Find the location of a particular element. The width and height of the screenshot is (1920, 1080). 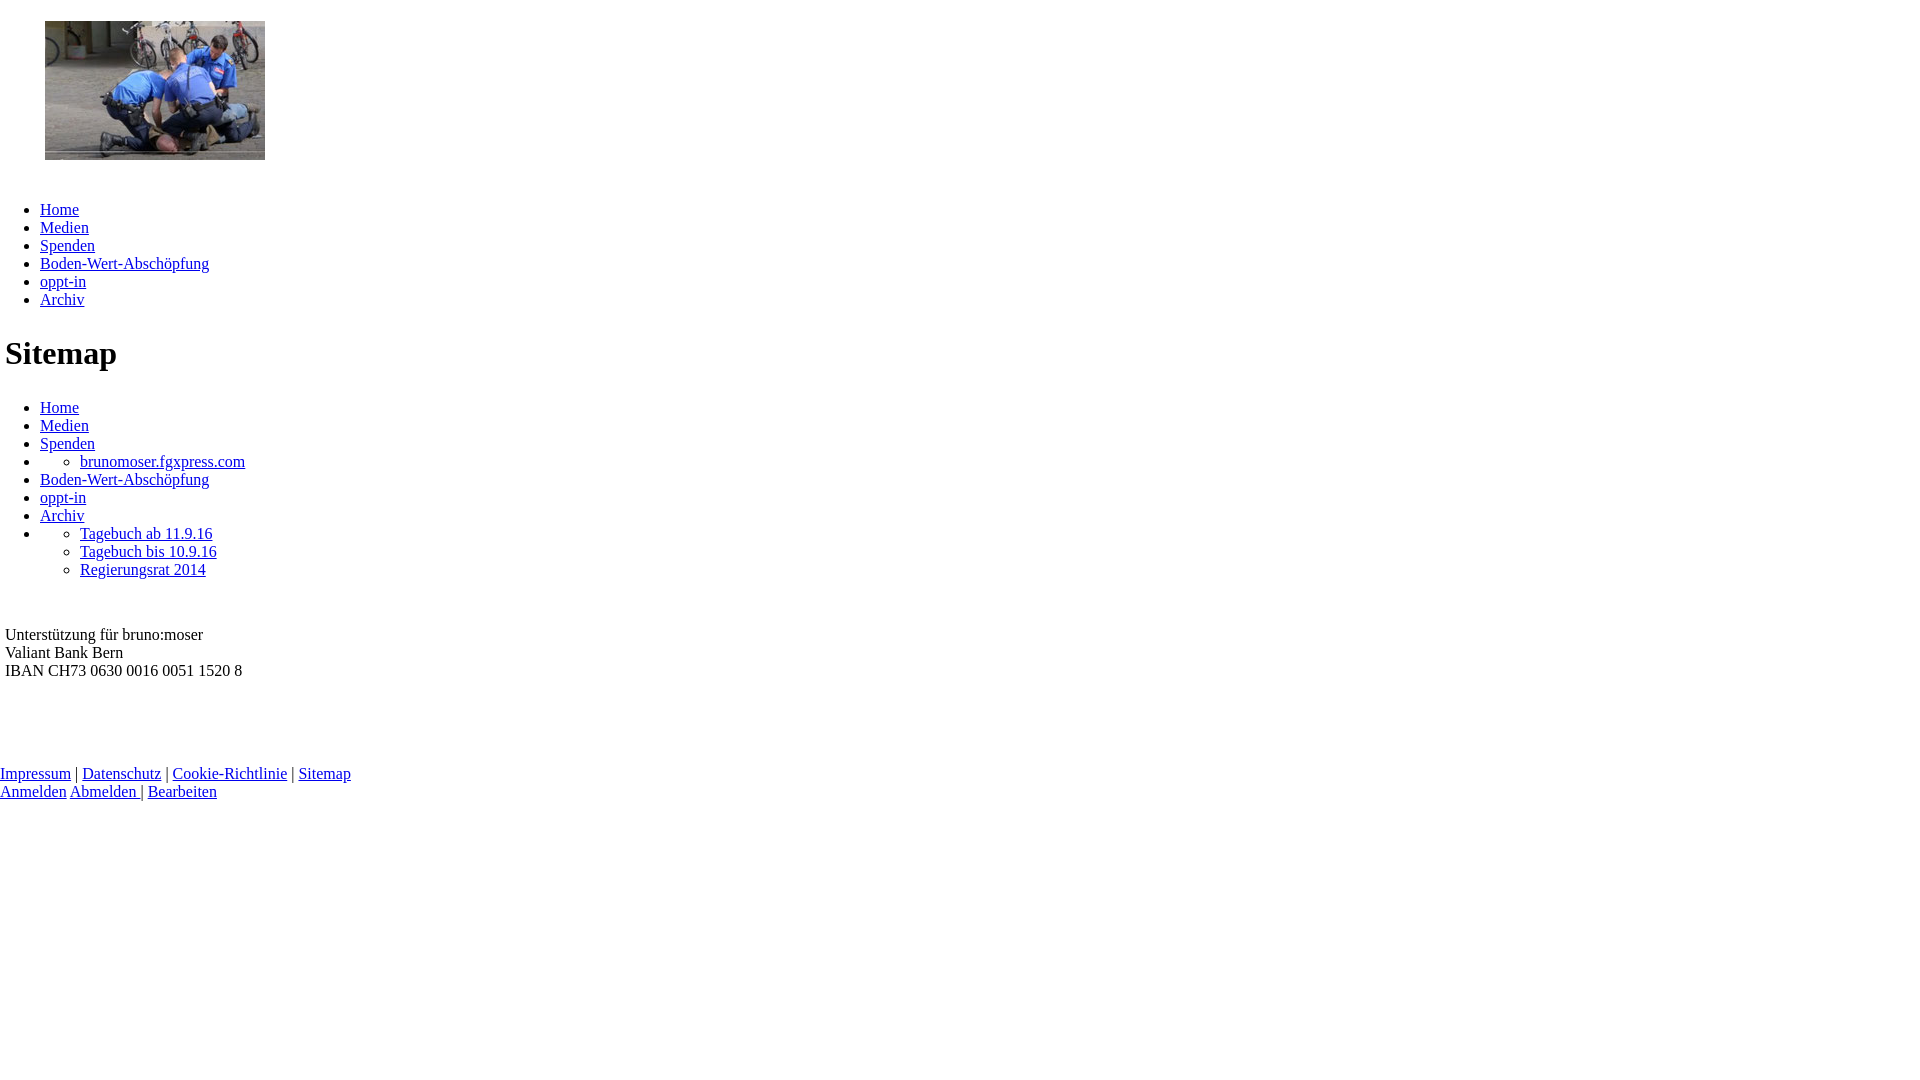

'Impressum' is located at coordinates (35, 772).